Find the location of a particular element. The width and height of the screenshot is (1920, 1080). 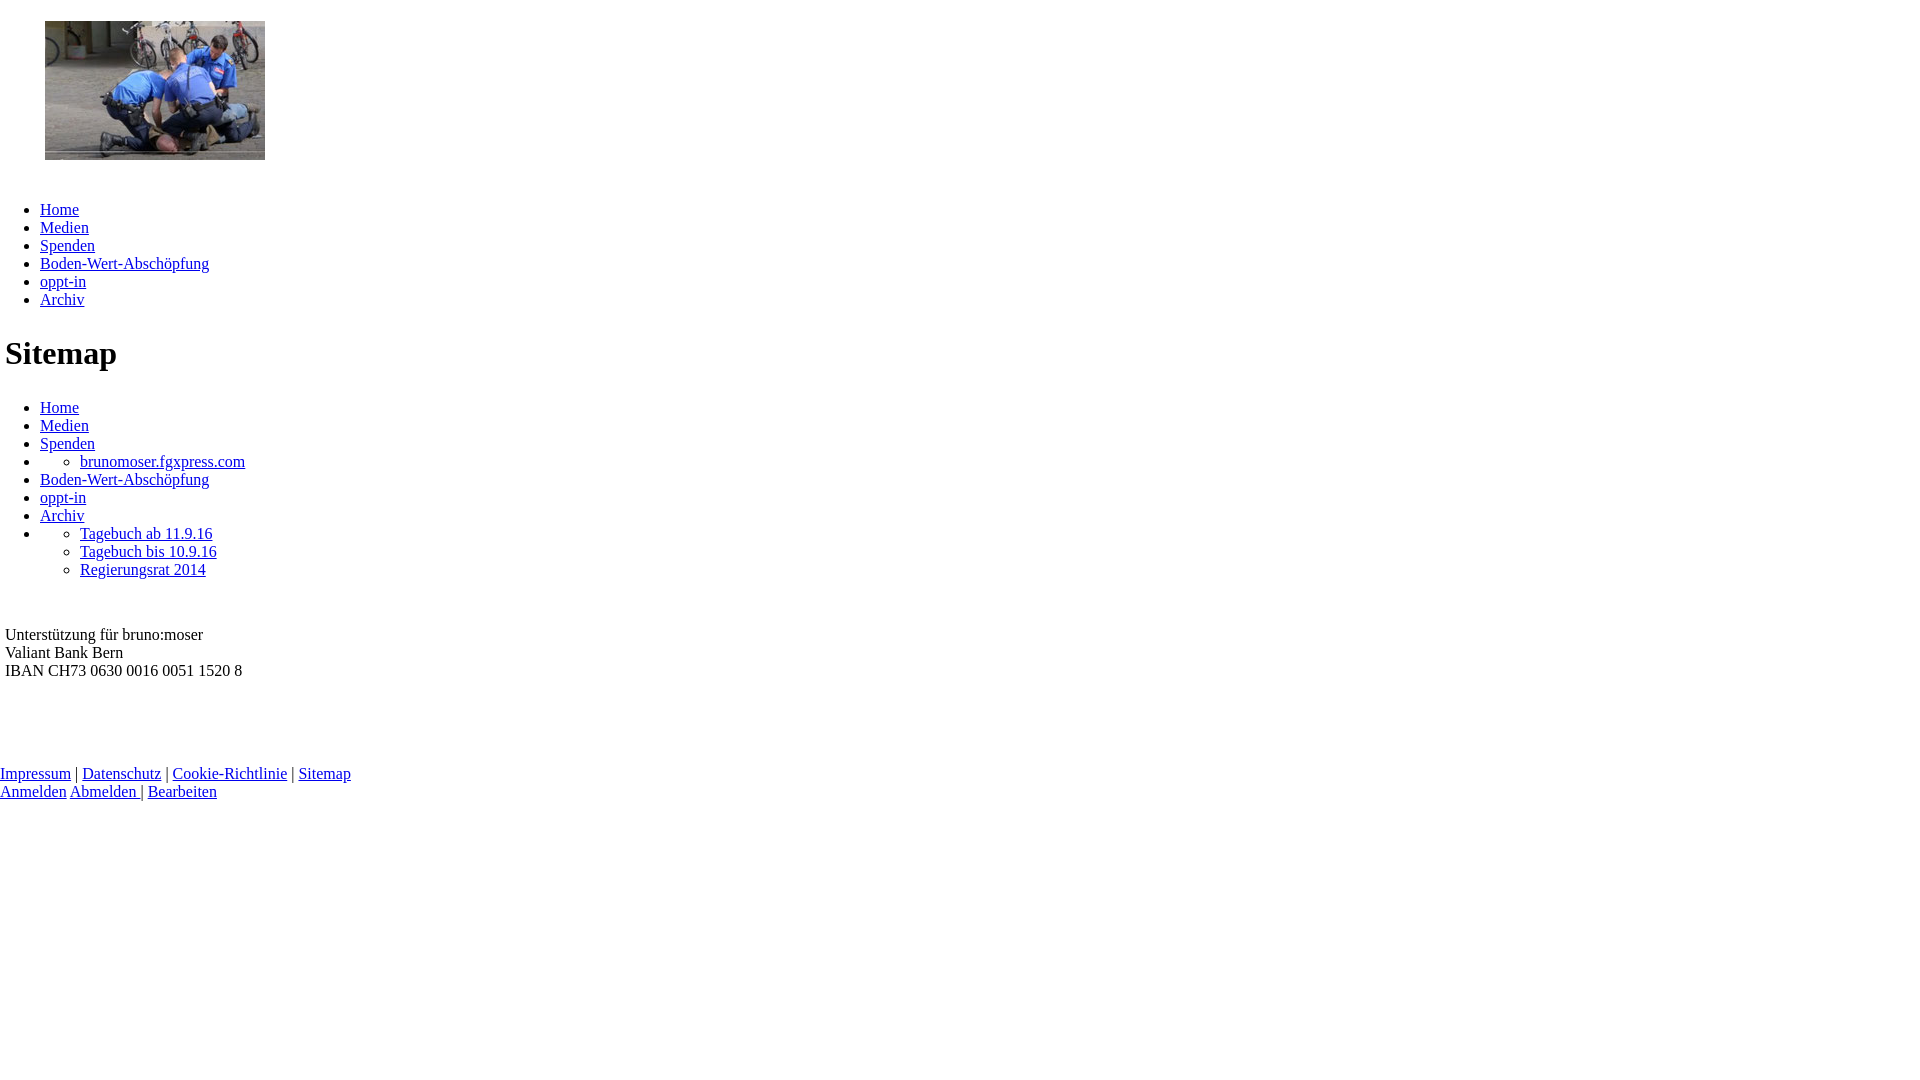

'Impressum' is located at coordinates (35, 772).